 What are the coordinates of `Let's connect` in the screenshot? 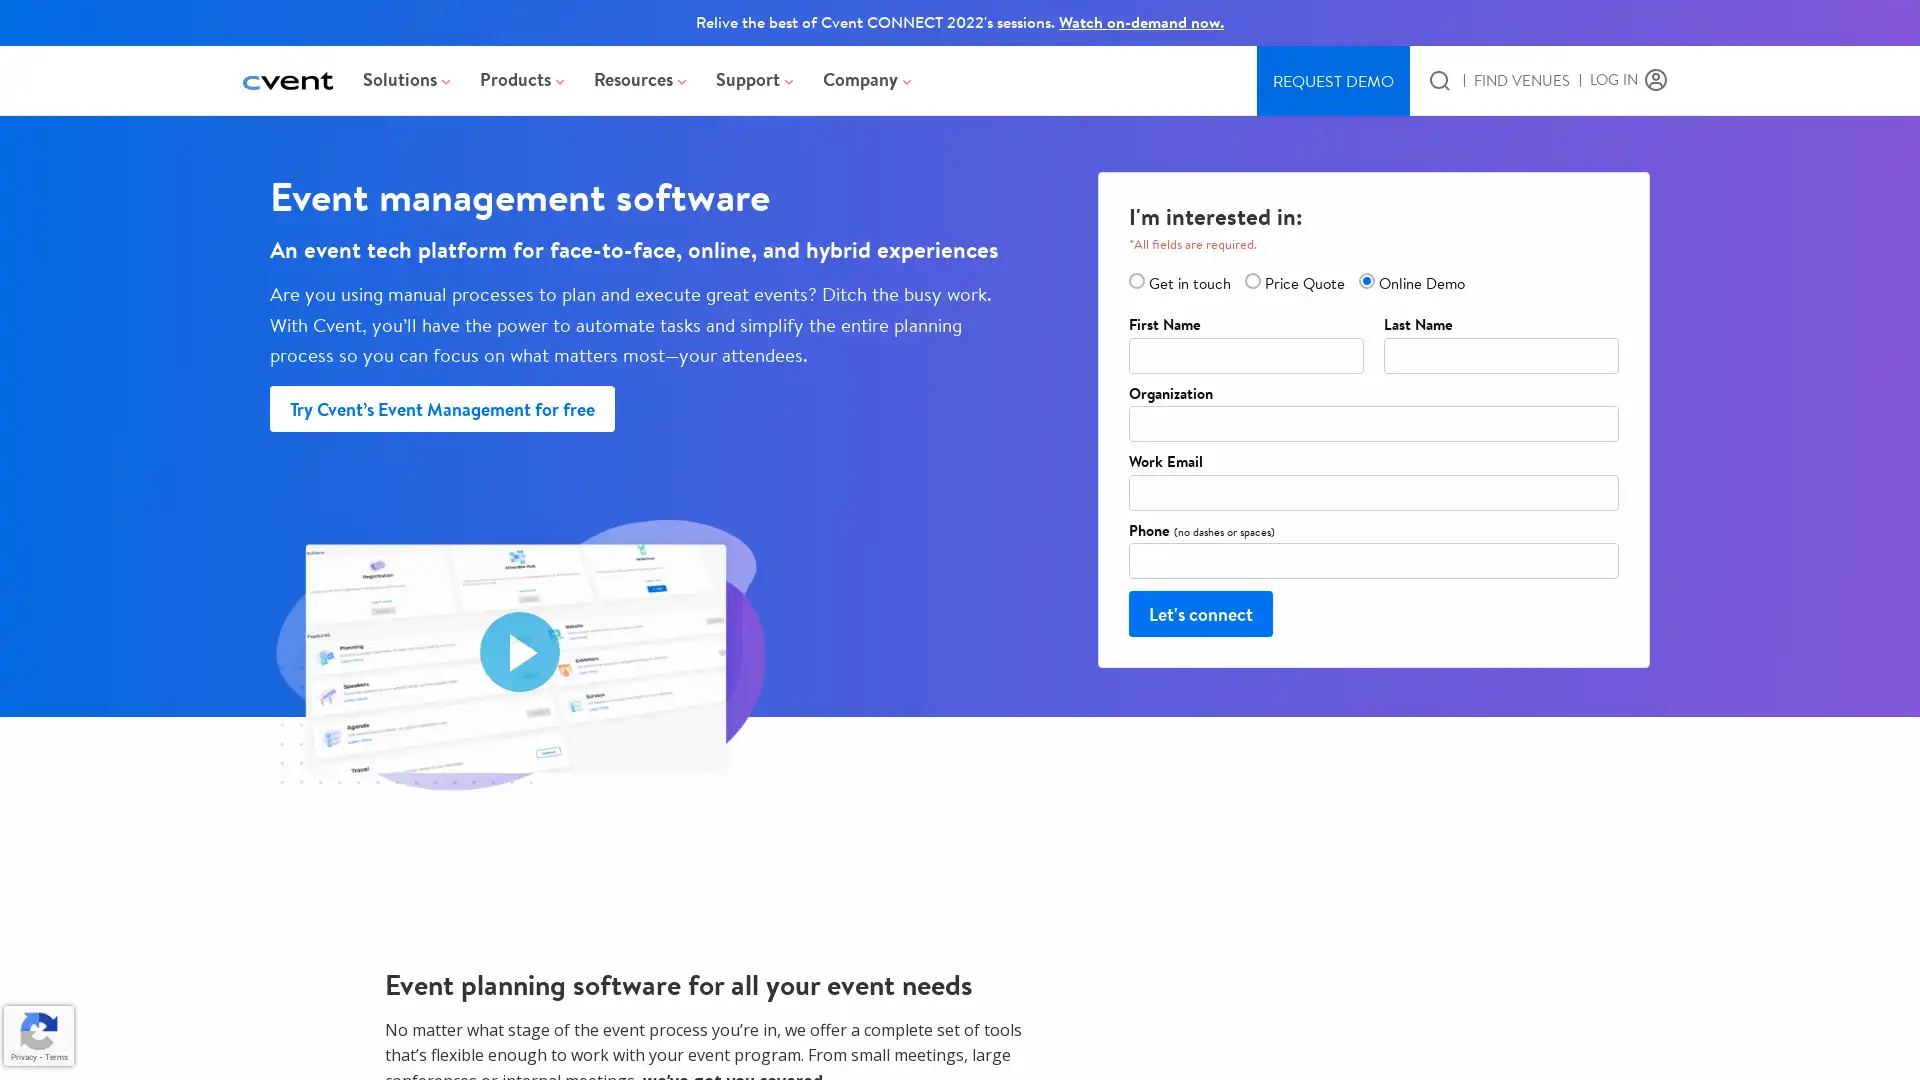 It's located at (1200, 612).